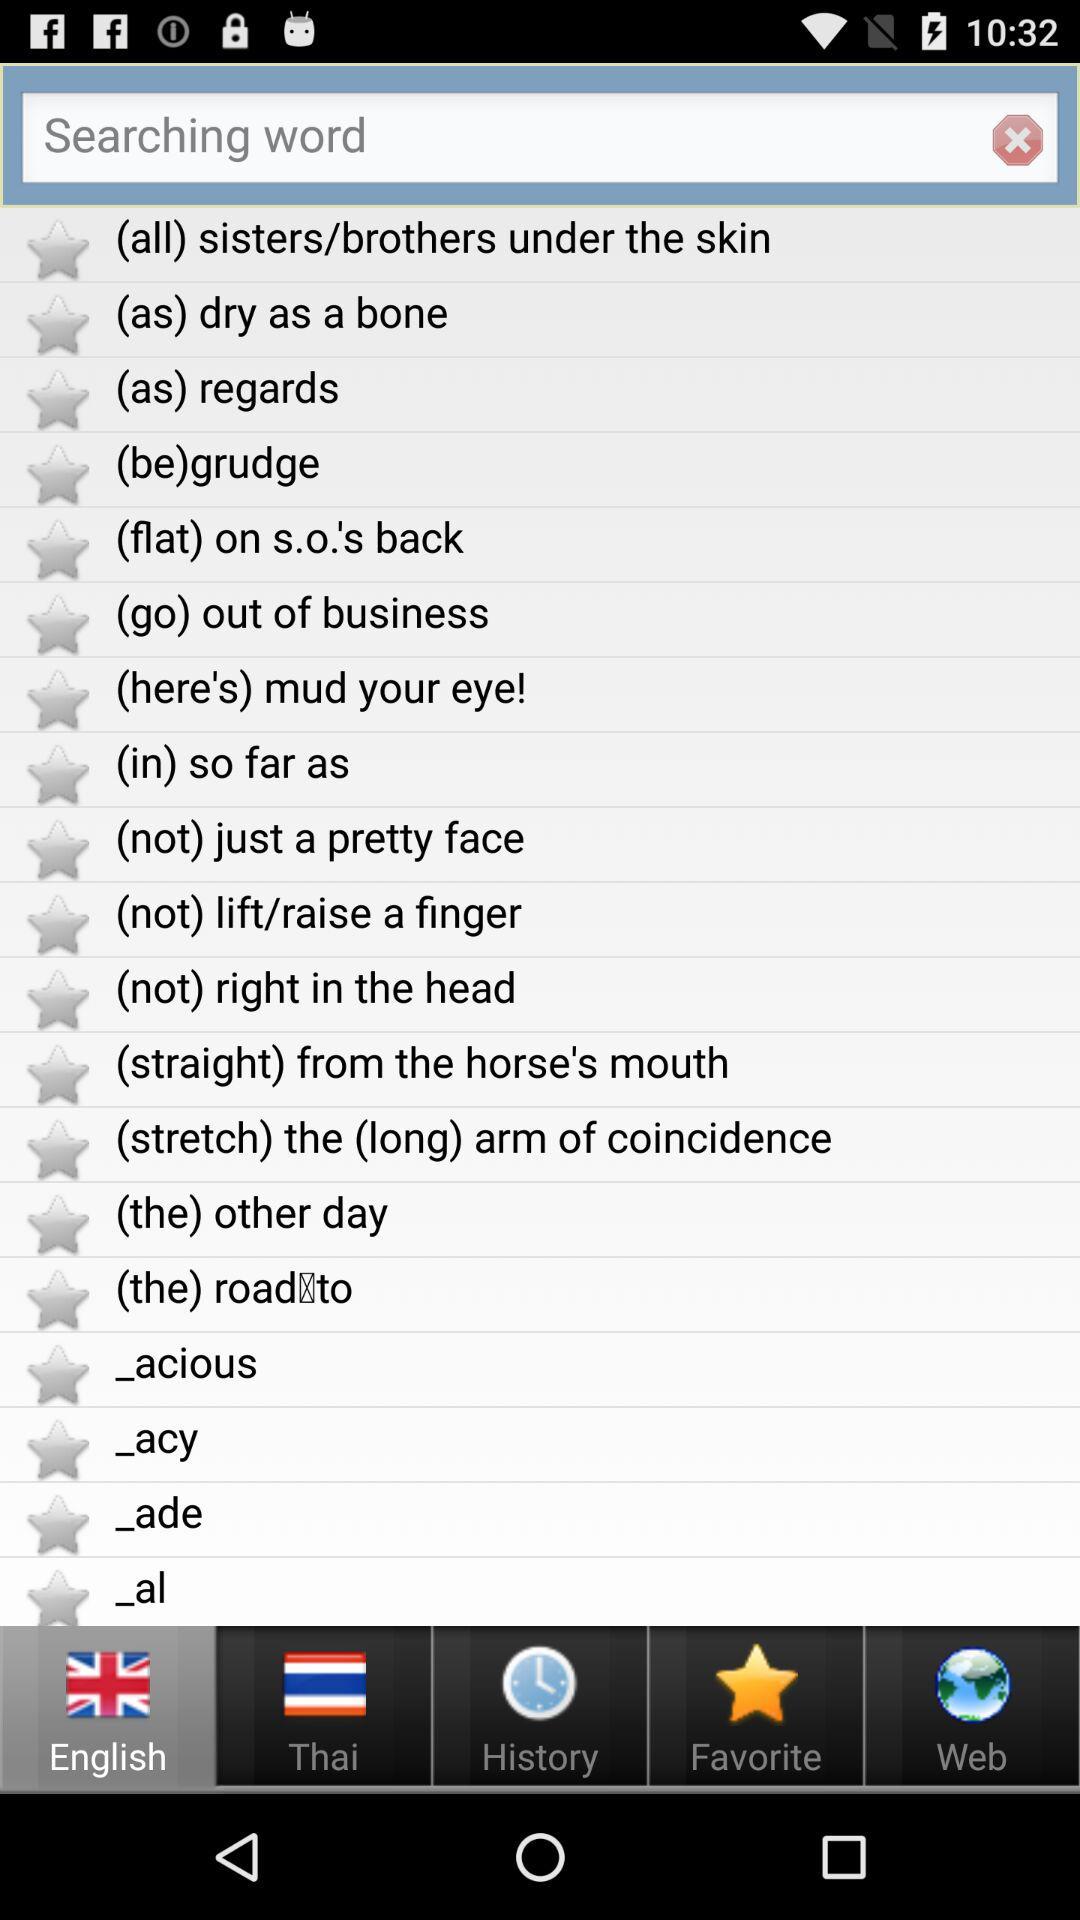 Image resolution: width=1080 pixels, height=1920 pixels. Describe the element at coordinates (596, 760) in the screenshot. I see `in so far` at that location.